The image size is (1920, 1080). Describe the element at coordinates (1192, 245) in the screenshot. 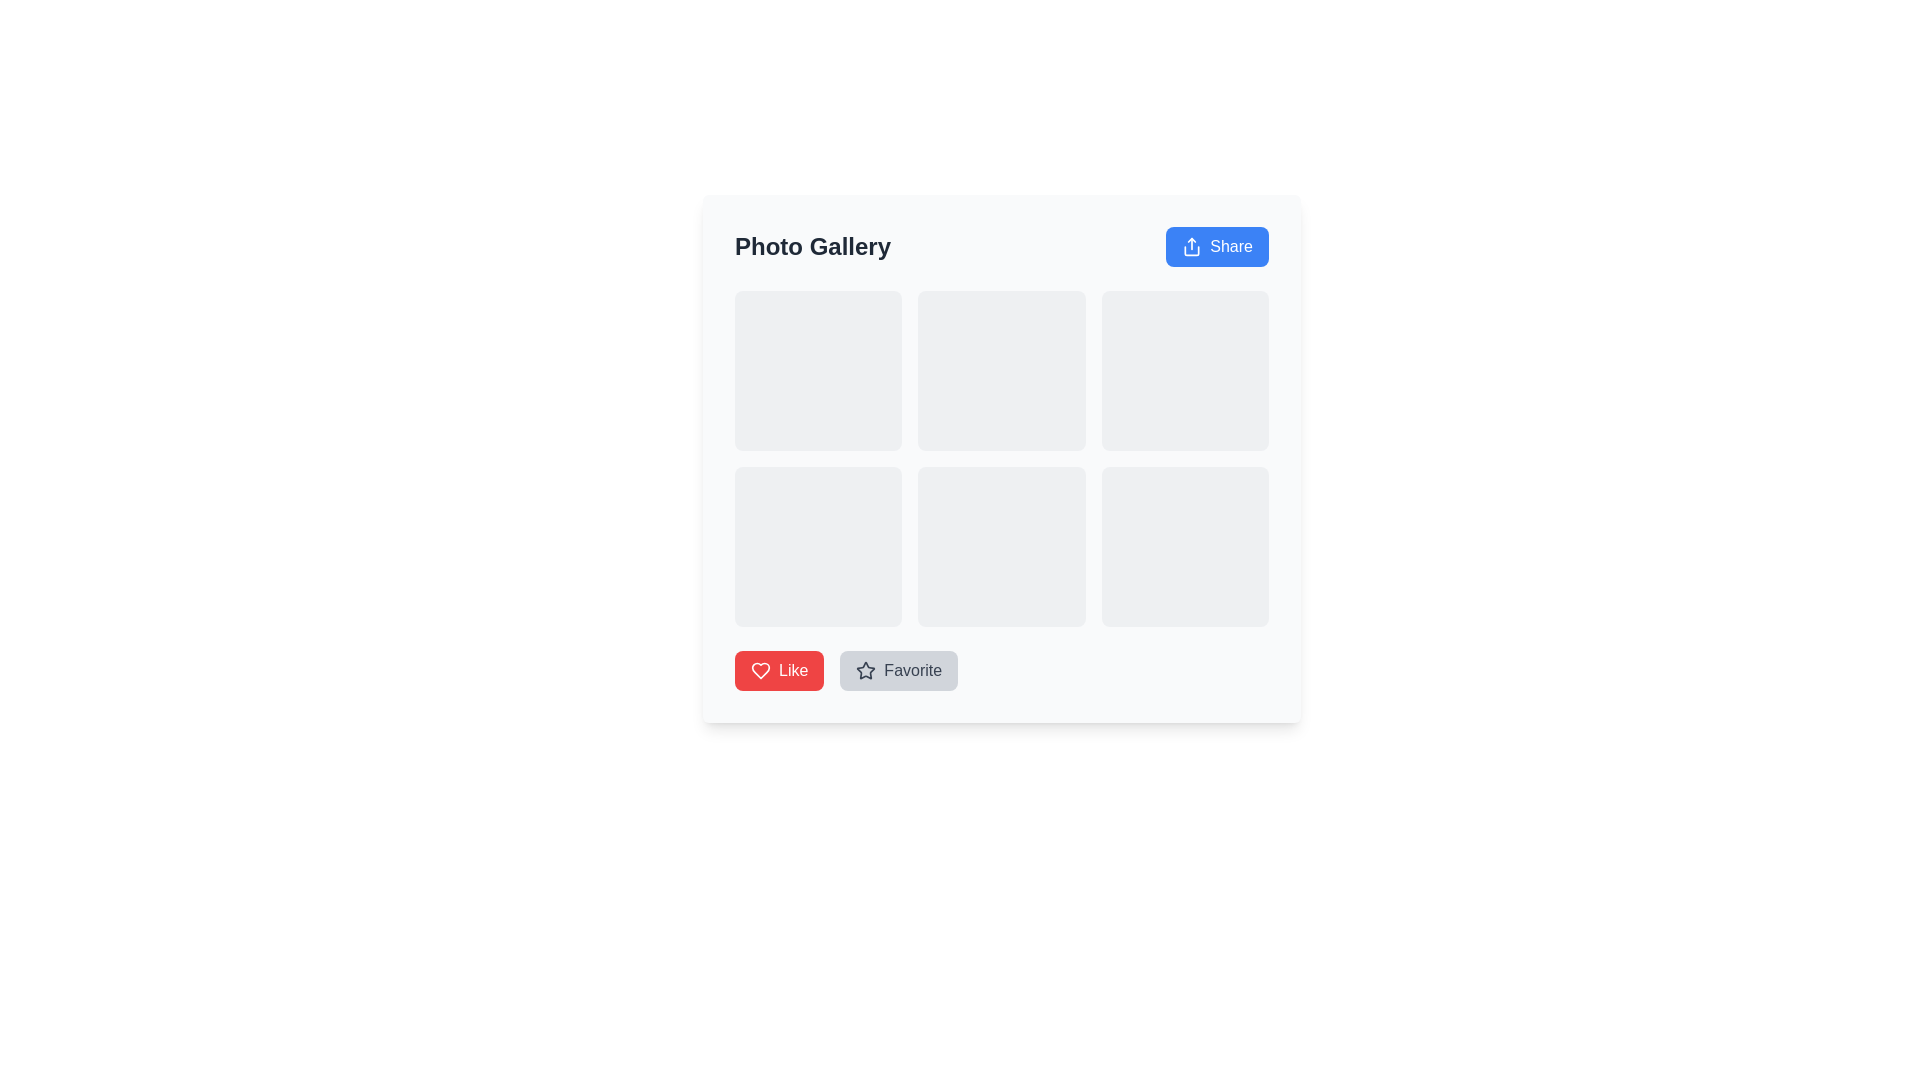

I see `the share icon with a blue background and white border, located beside the 'Share' text, to initiate a share action` at that location.